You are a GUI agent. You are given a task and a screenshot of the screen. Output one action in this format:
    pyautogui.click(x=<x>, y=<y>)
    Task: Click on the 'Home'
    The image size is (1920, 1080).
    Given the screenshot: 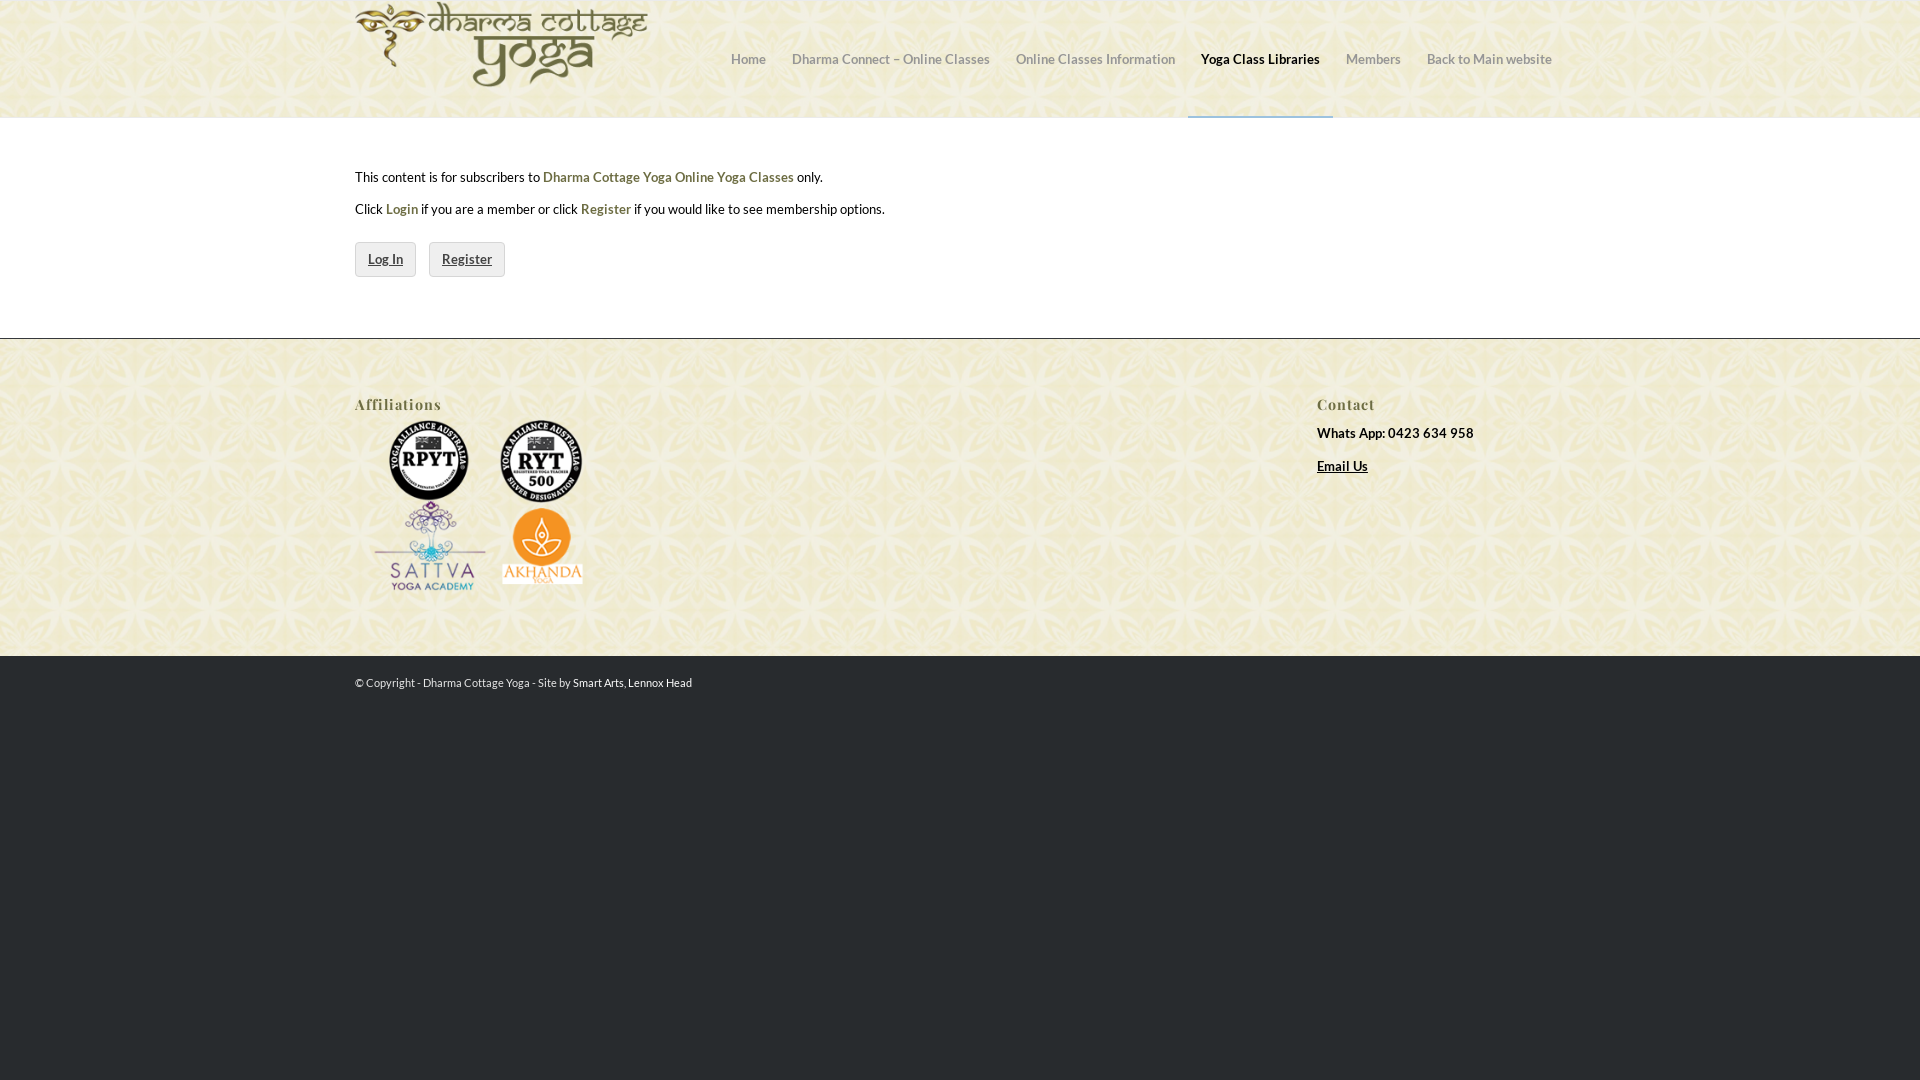 What is the action you would take?
    pyautogui.click(x=747, y=57)
    